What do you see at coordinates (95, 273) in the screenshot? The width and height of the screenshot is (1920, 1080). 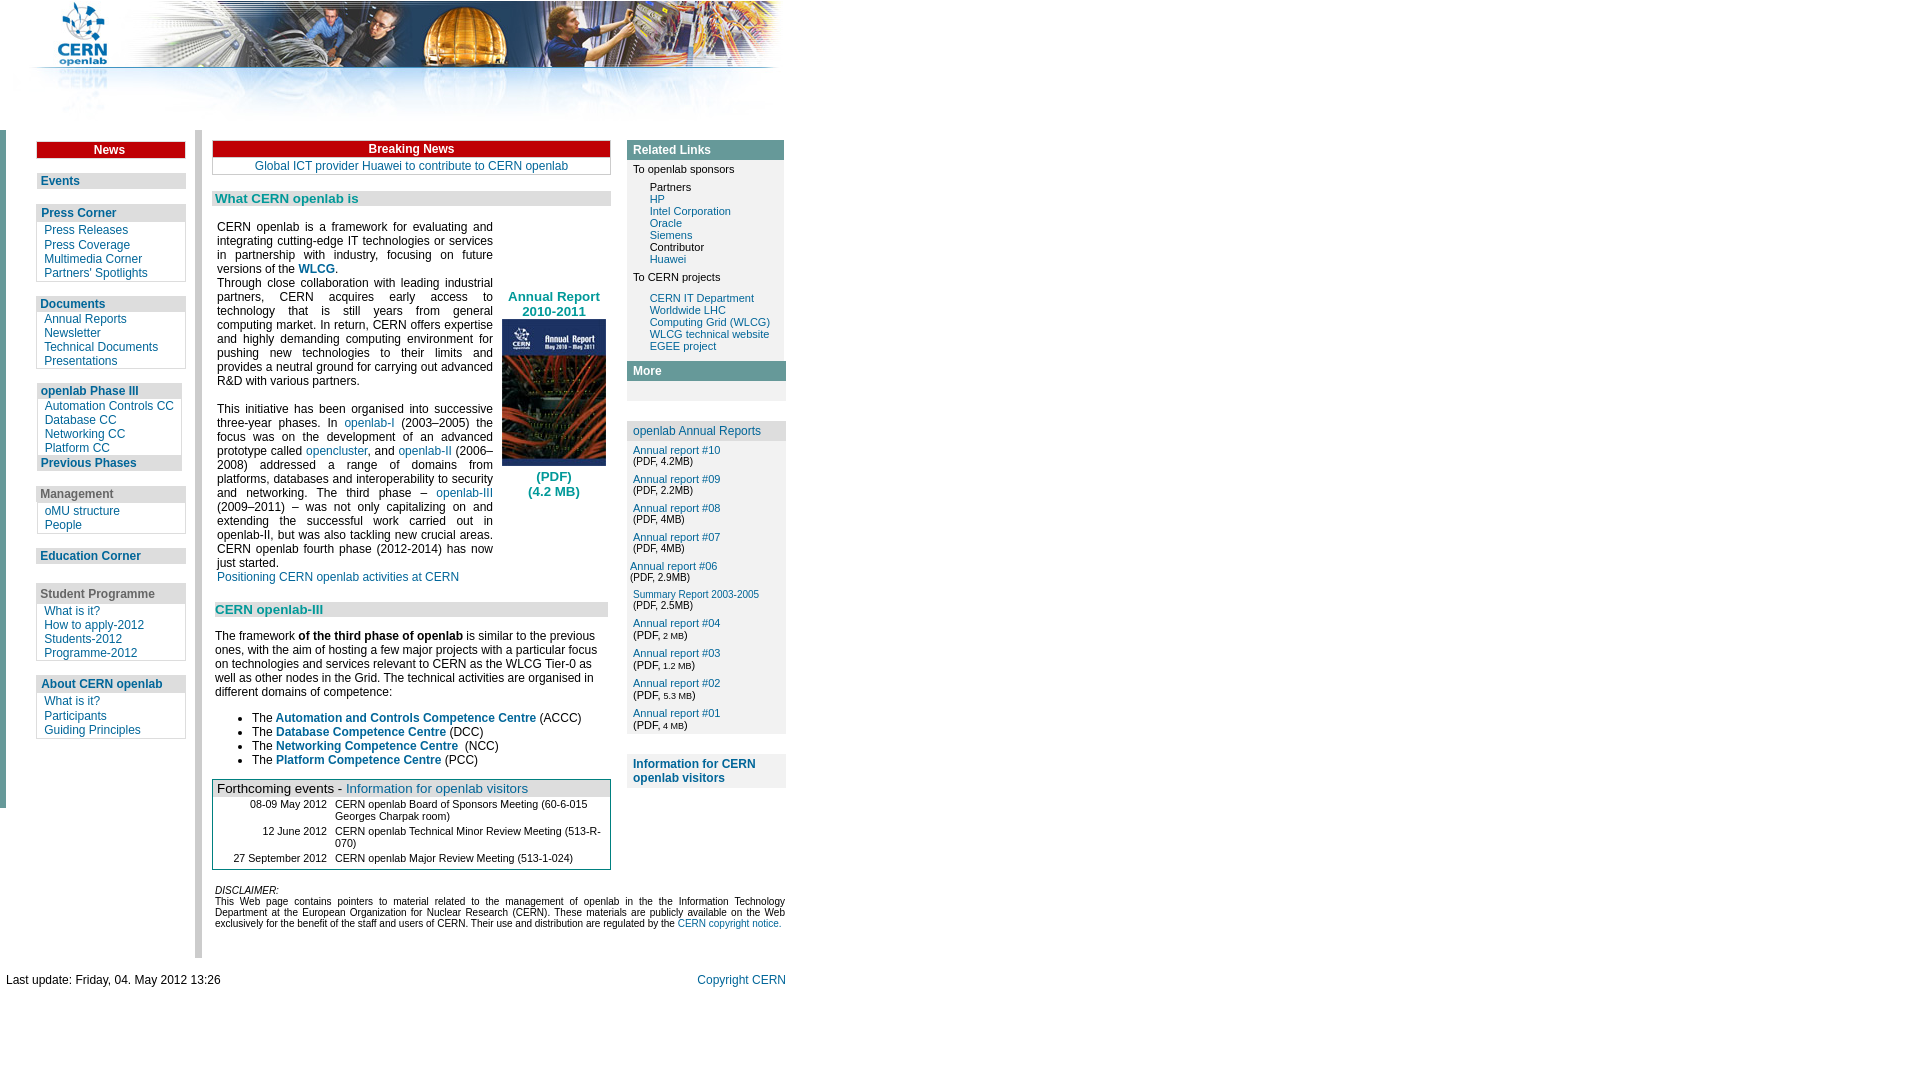 I see `'Partners' Spotlights'` at bounding box center [95, 273].